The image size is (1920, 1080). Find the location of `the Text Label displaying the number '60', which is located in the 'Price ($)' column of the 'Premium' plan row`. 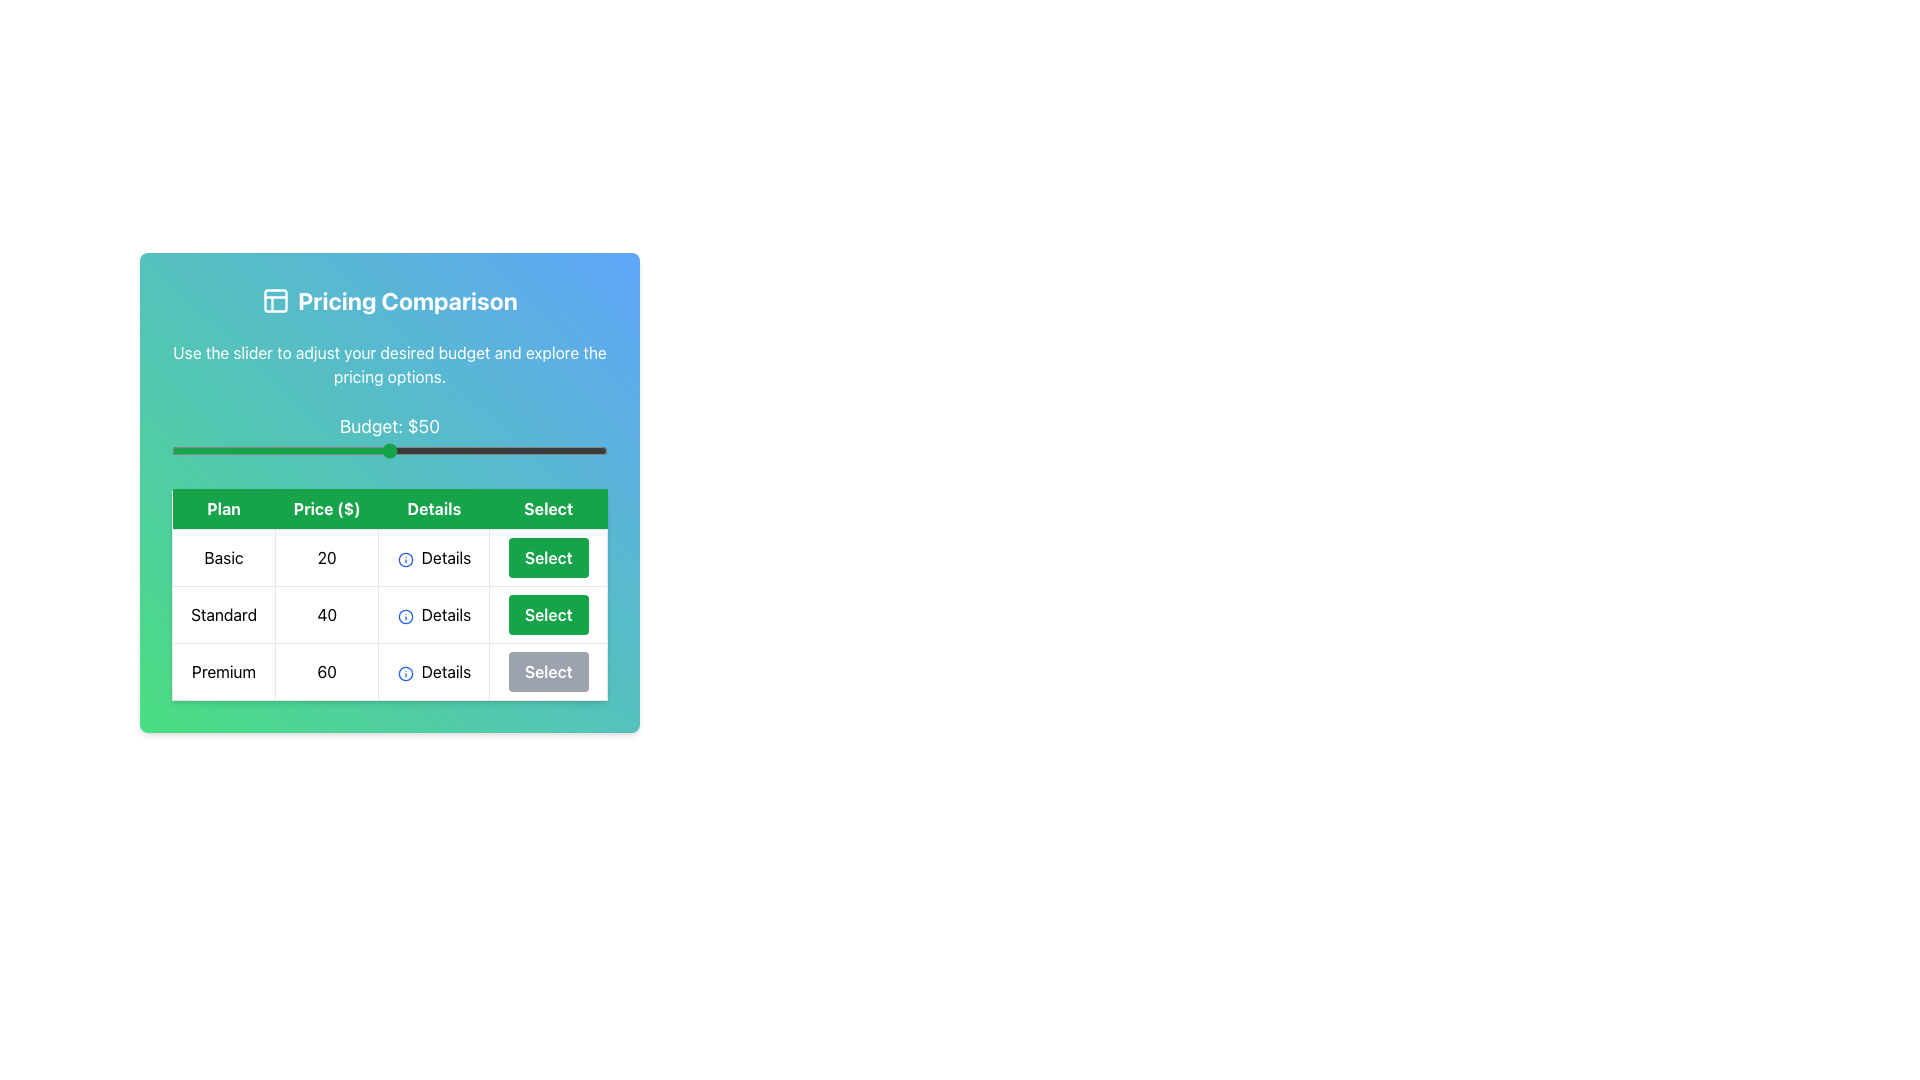

the Text Label displaying the number '60', which is located in the 'Price ($)' column of the 'Premium' plan row is located at coordinates (327, 671).